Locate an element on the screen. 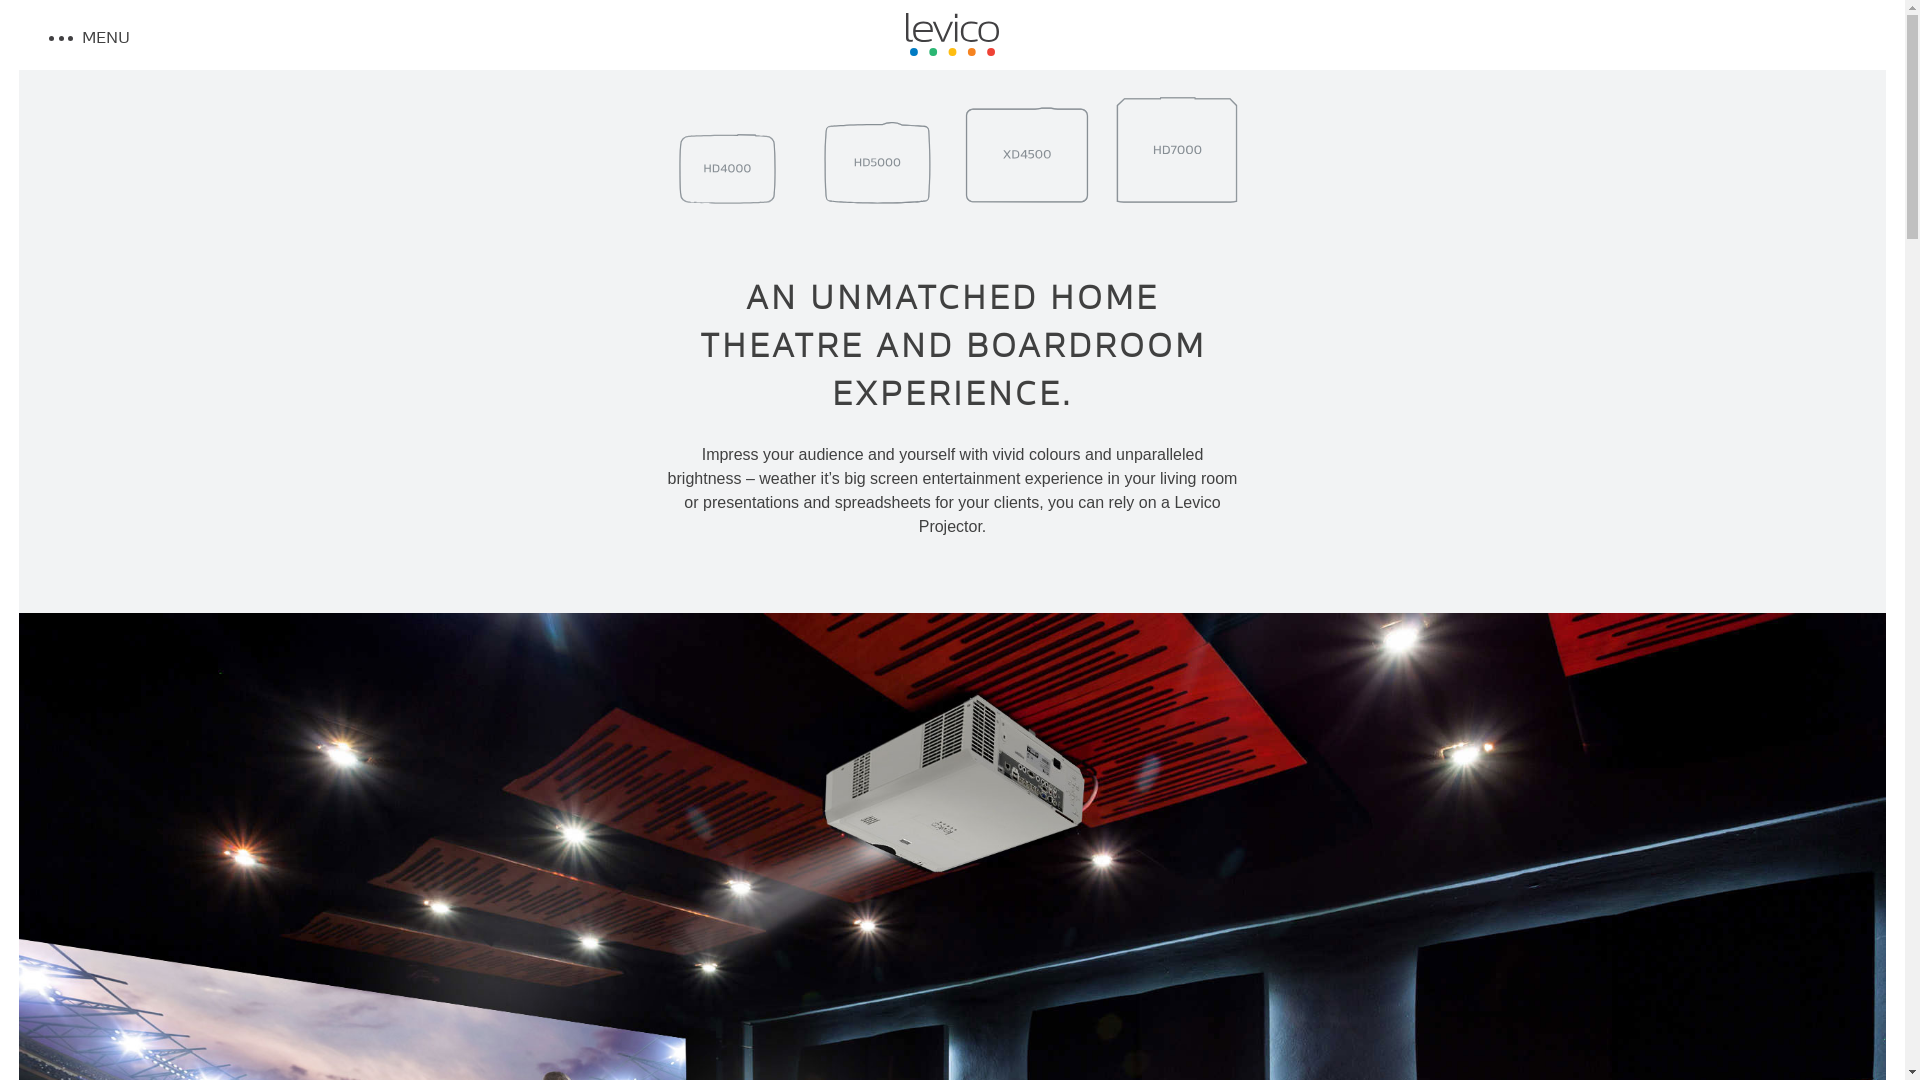  'MENU' is located at coordinates (266, 35).